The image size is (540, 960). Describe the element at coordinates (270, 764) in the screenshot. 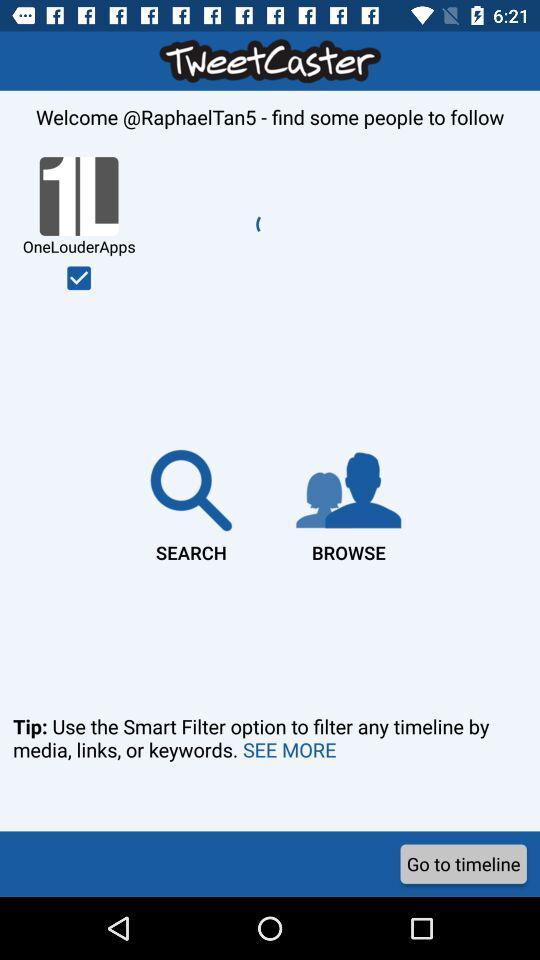

I see `icon above the go to timeline item` at that location.